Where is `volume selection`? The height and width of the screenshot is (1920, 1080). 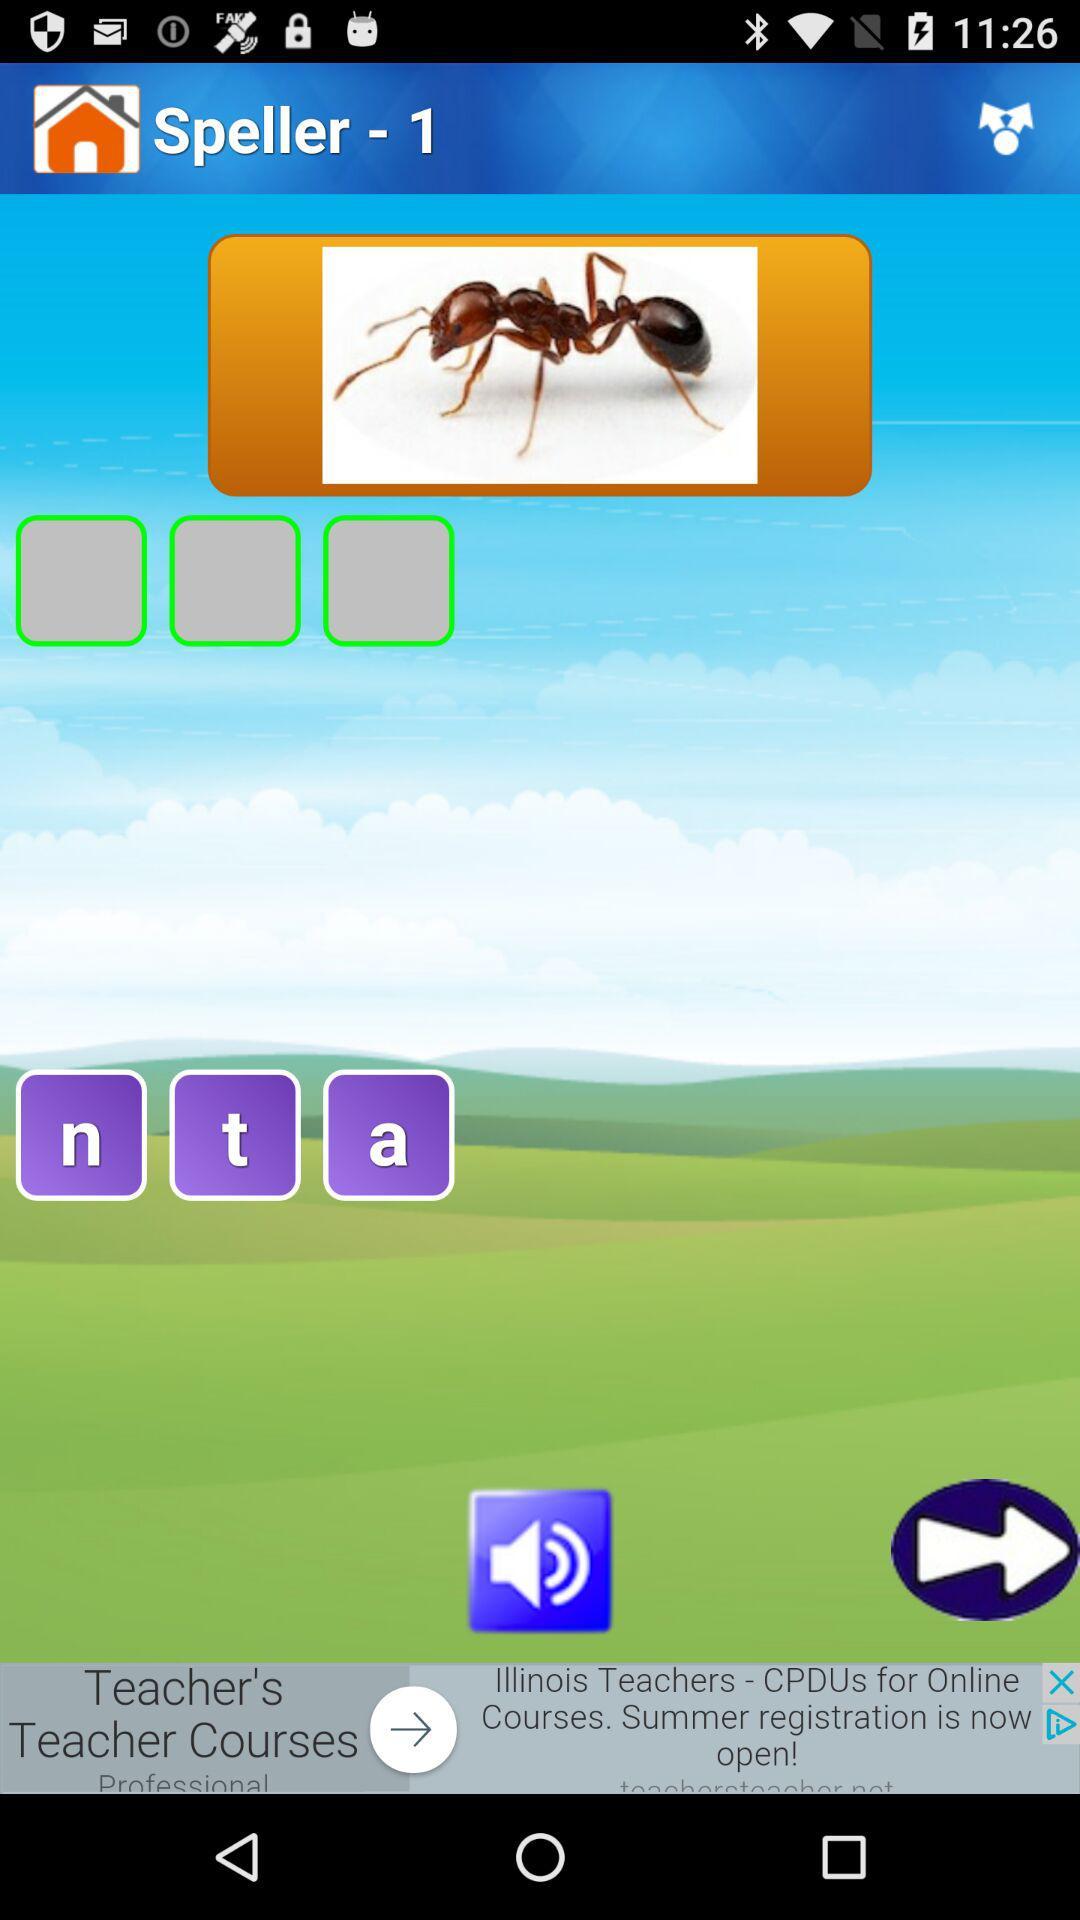 volume selection is located at coordinates (540, 1556).